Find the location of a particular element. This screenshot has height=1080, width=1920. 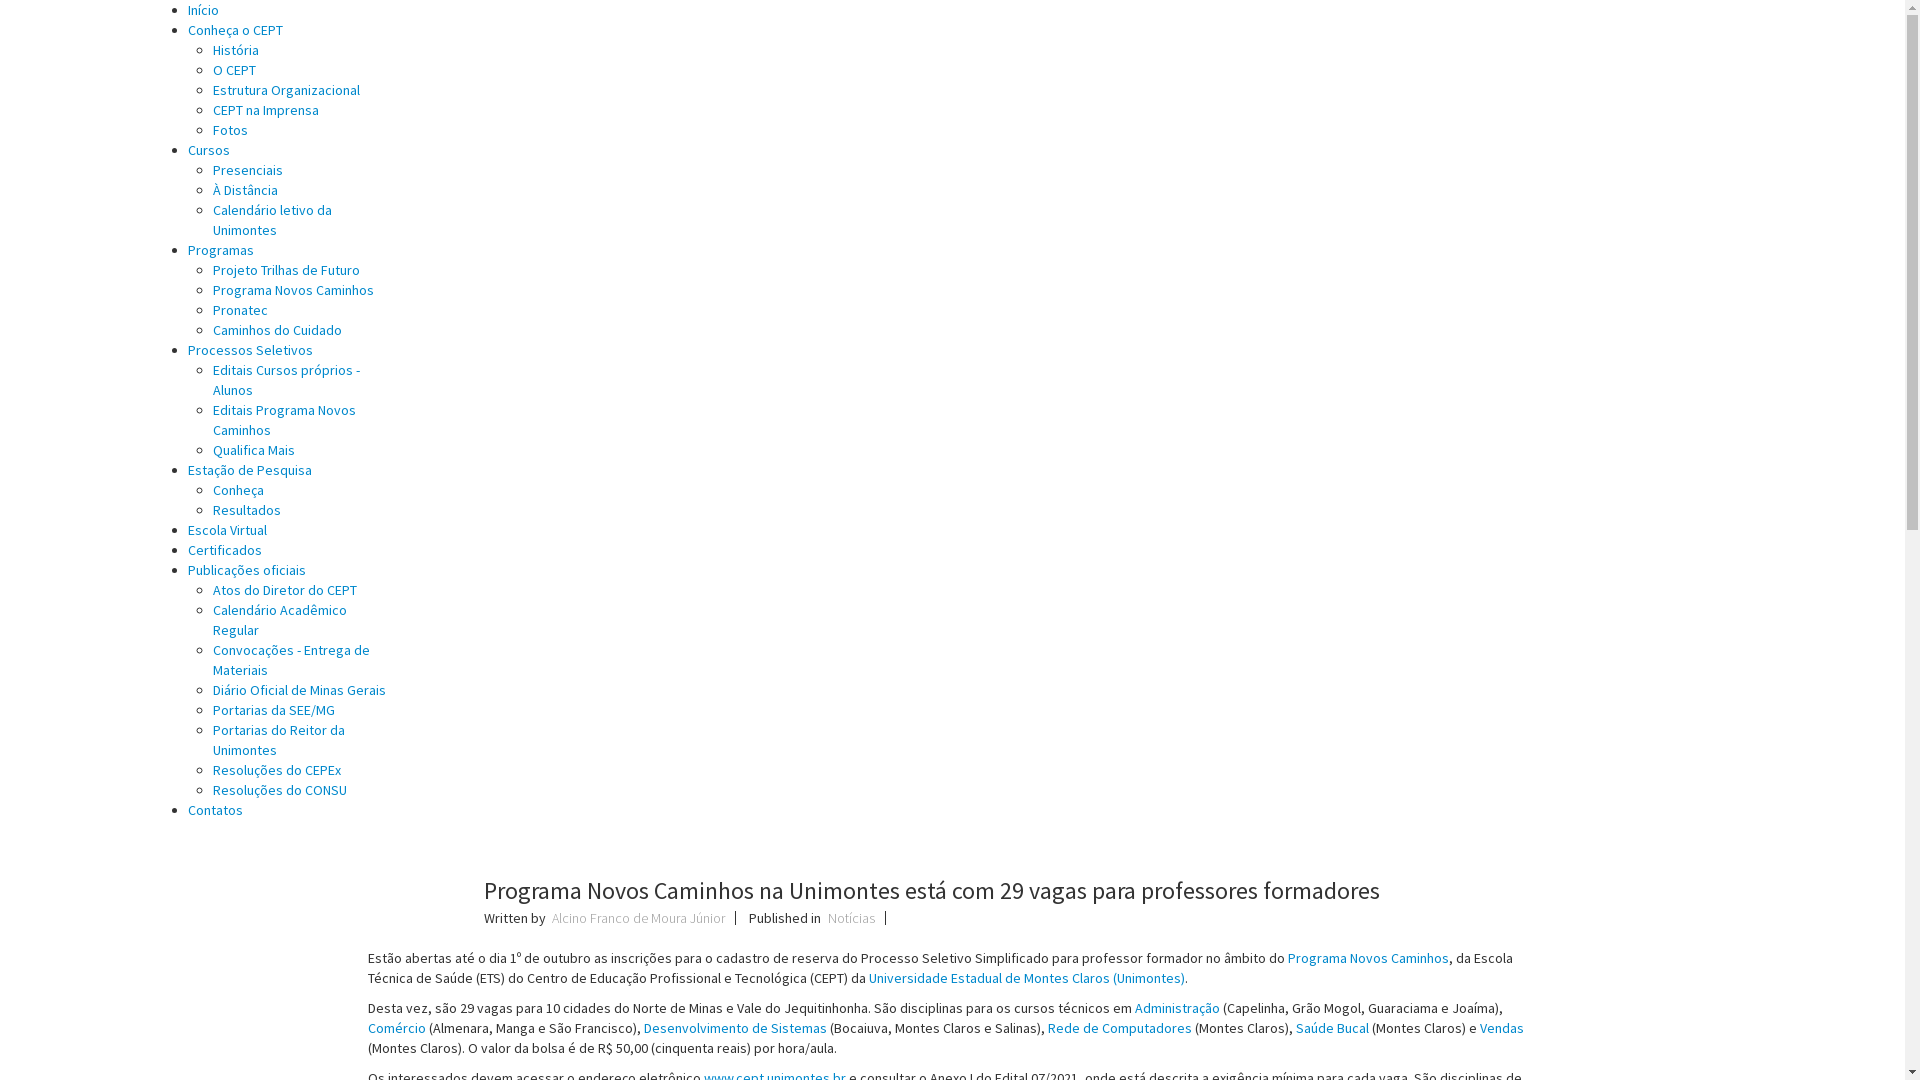

'Editais Programa Novos Caminhos' is located at coordinates (283, 419).